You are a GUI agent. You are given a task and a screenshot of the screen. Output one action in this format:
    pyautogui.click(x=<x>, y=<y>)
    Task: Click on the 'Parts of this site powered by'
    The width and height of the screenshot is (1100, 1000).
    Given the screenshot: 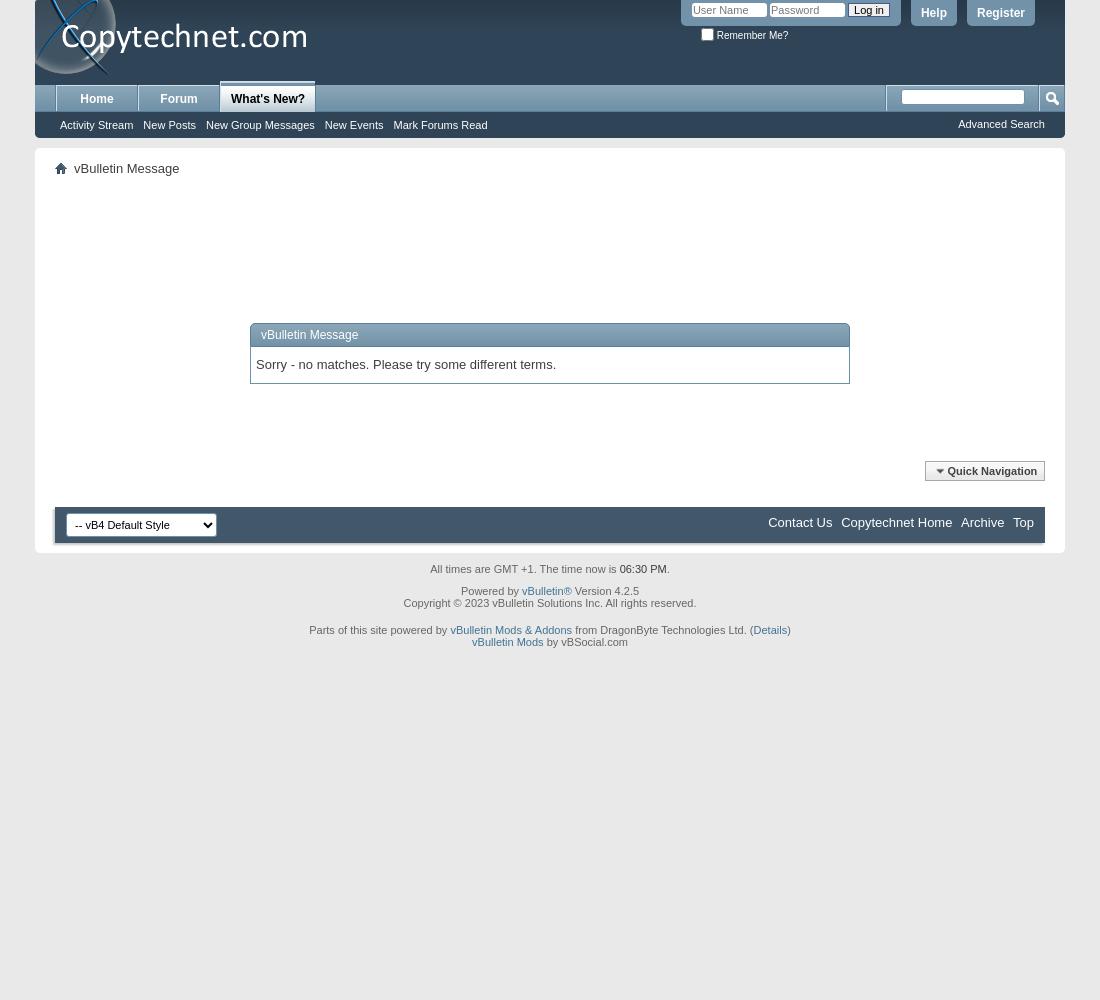 What is the action you would take?
    pyautogui.click(x=307, y=629)
    